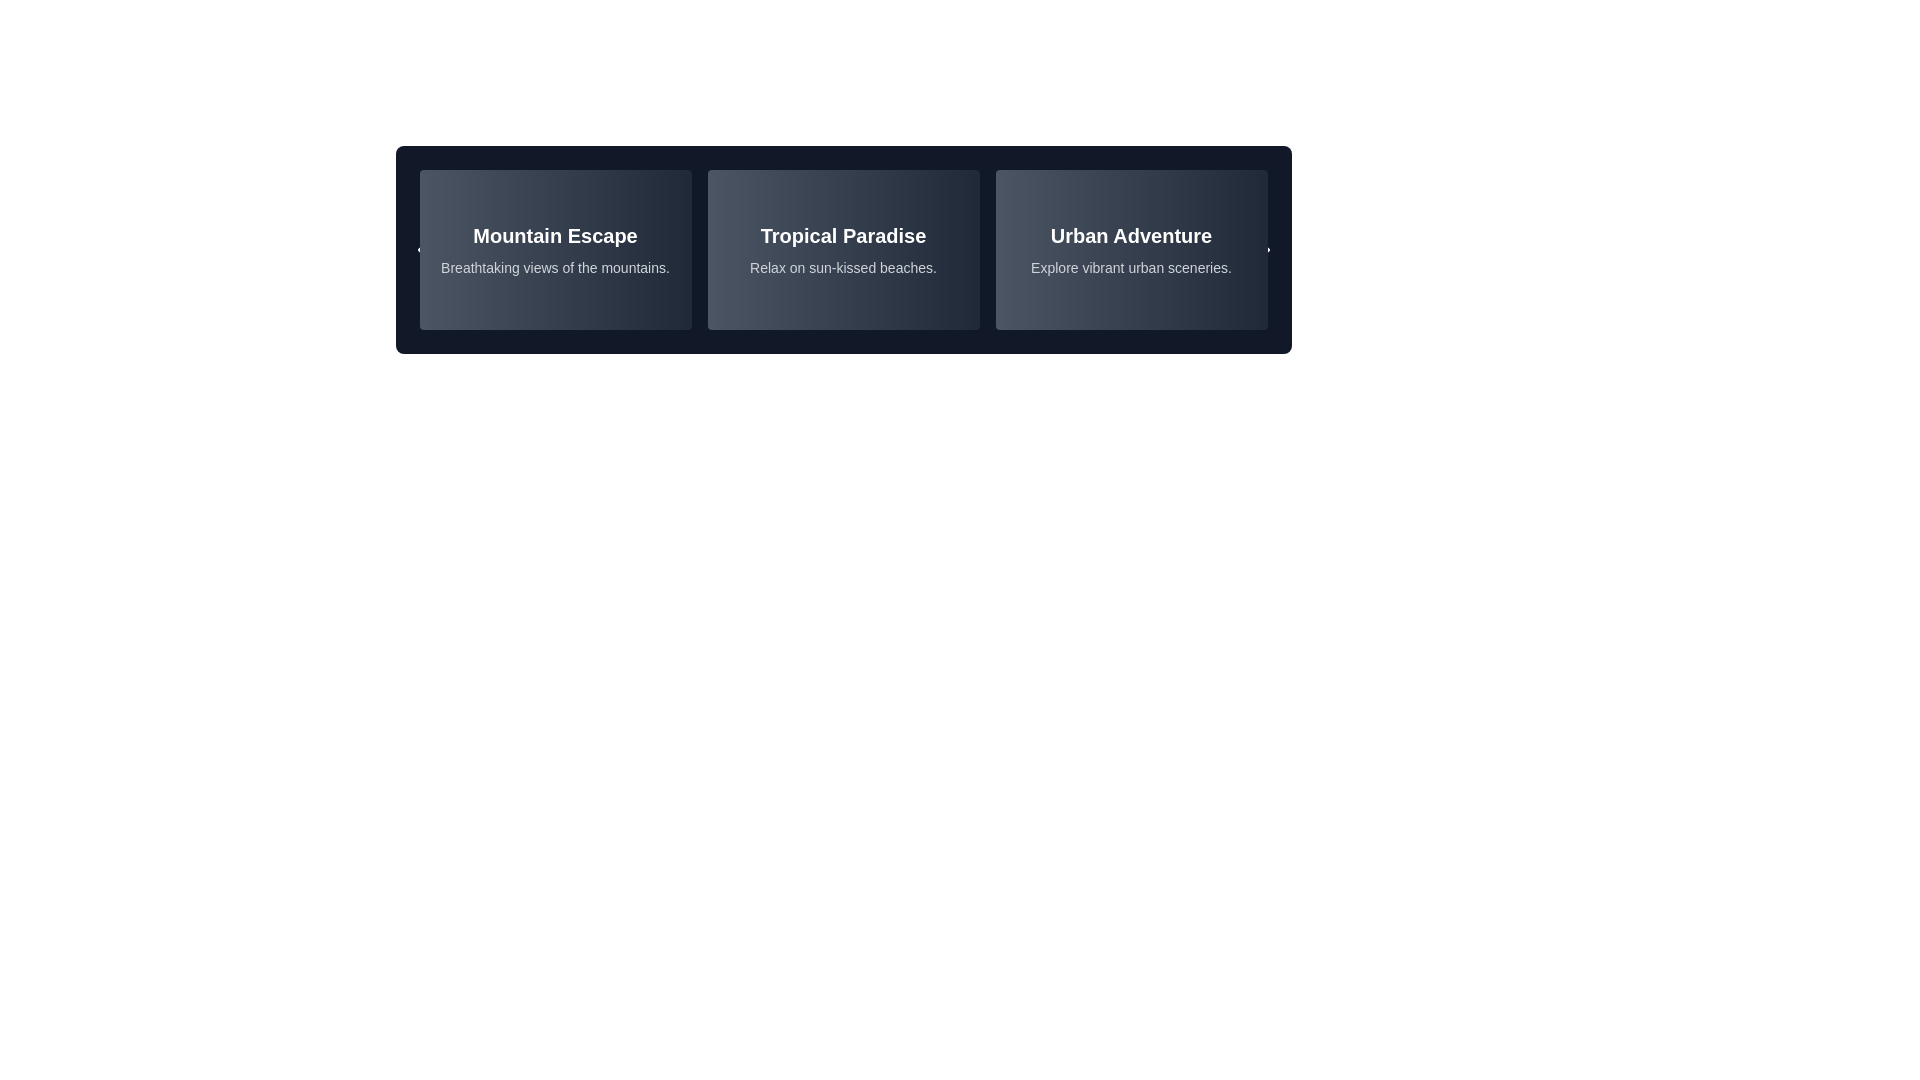  What do you see at coordinates (1131, 266) in the screenshot?
I see `the text label that features 'Explore vibrant urban sceneries.' styled in small, light-gray font, positioned below 'Urban Adventure'` at bounding box center [1131, 266].